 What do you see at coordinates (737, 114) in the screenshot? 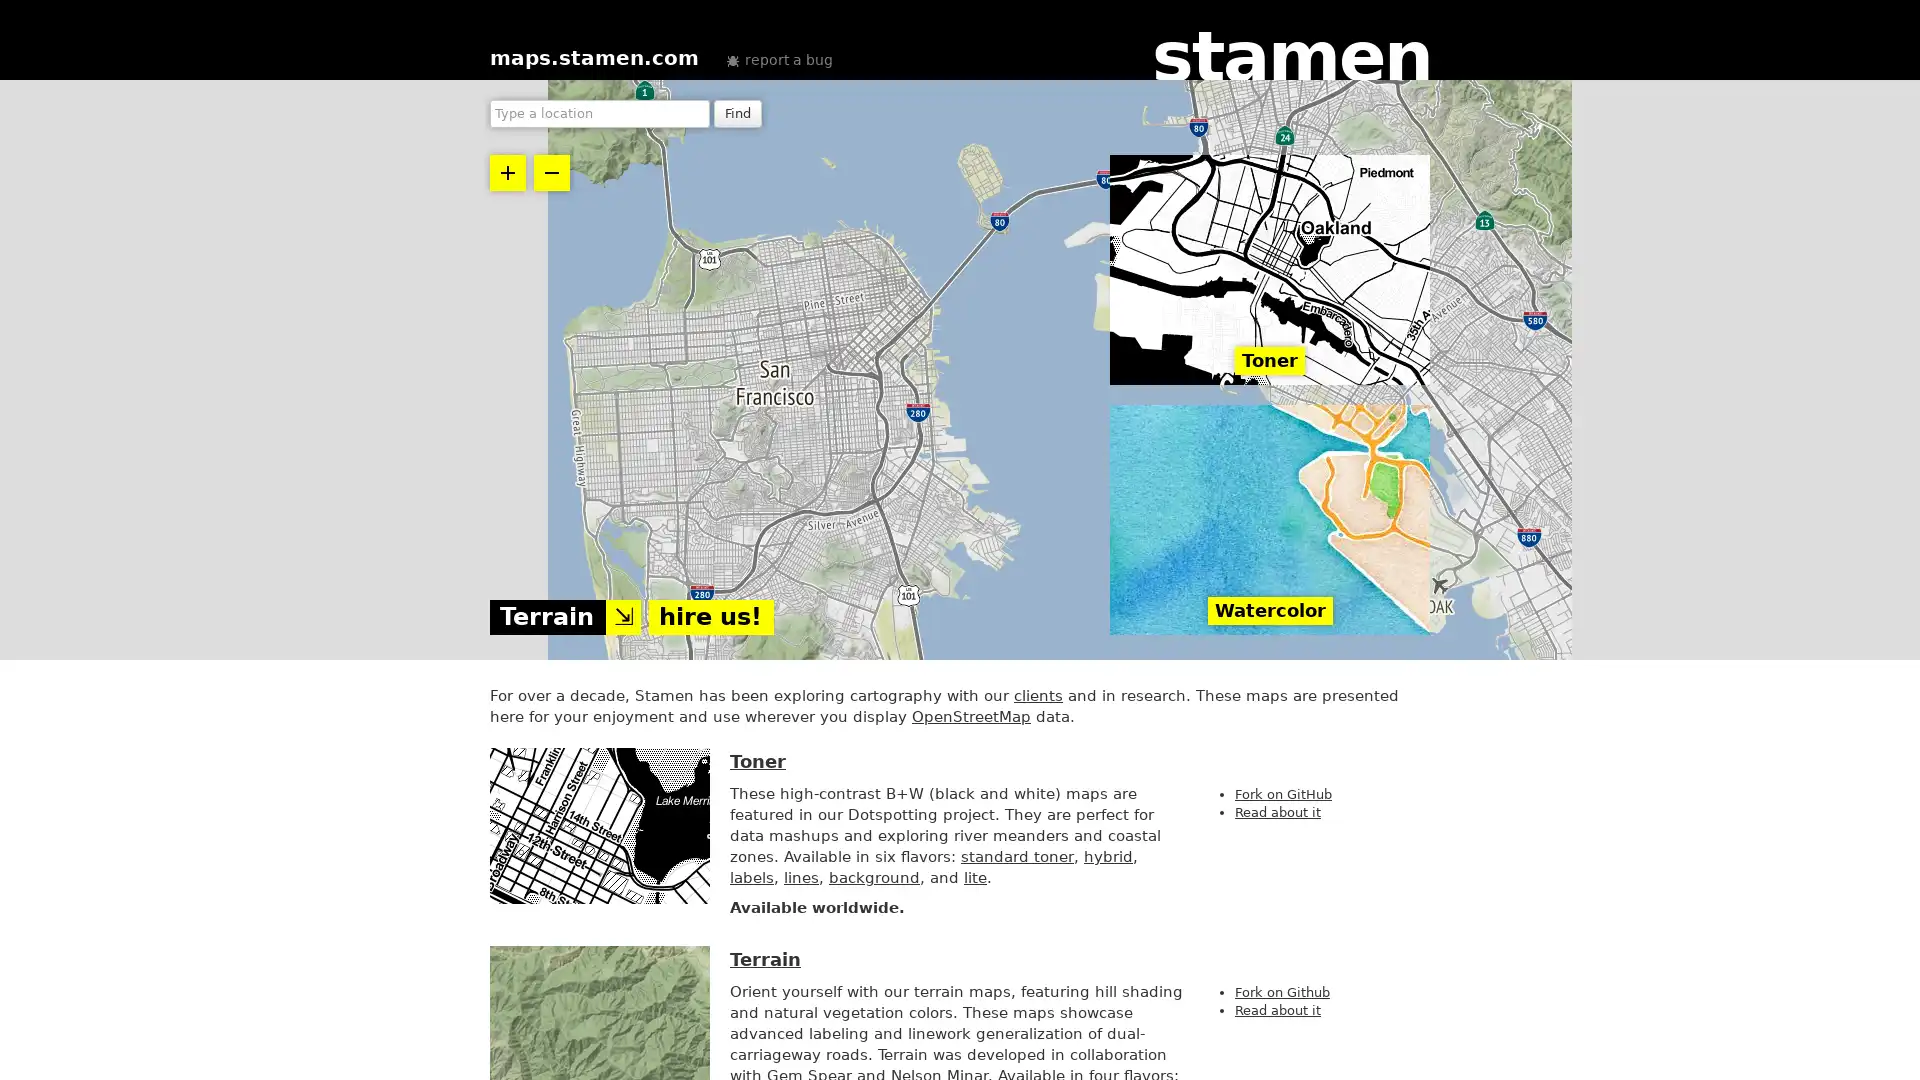
I see `Find` at bounding box center [737, 114].